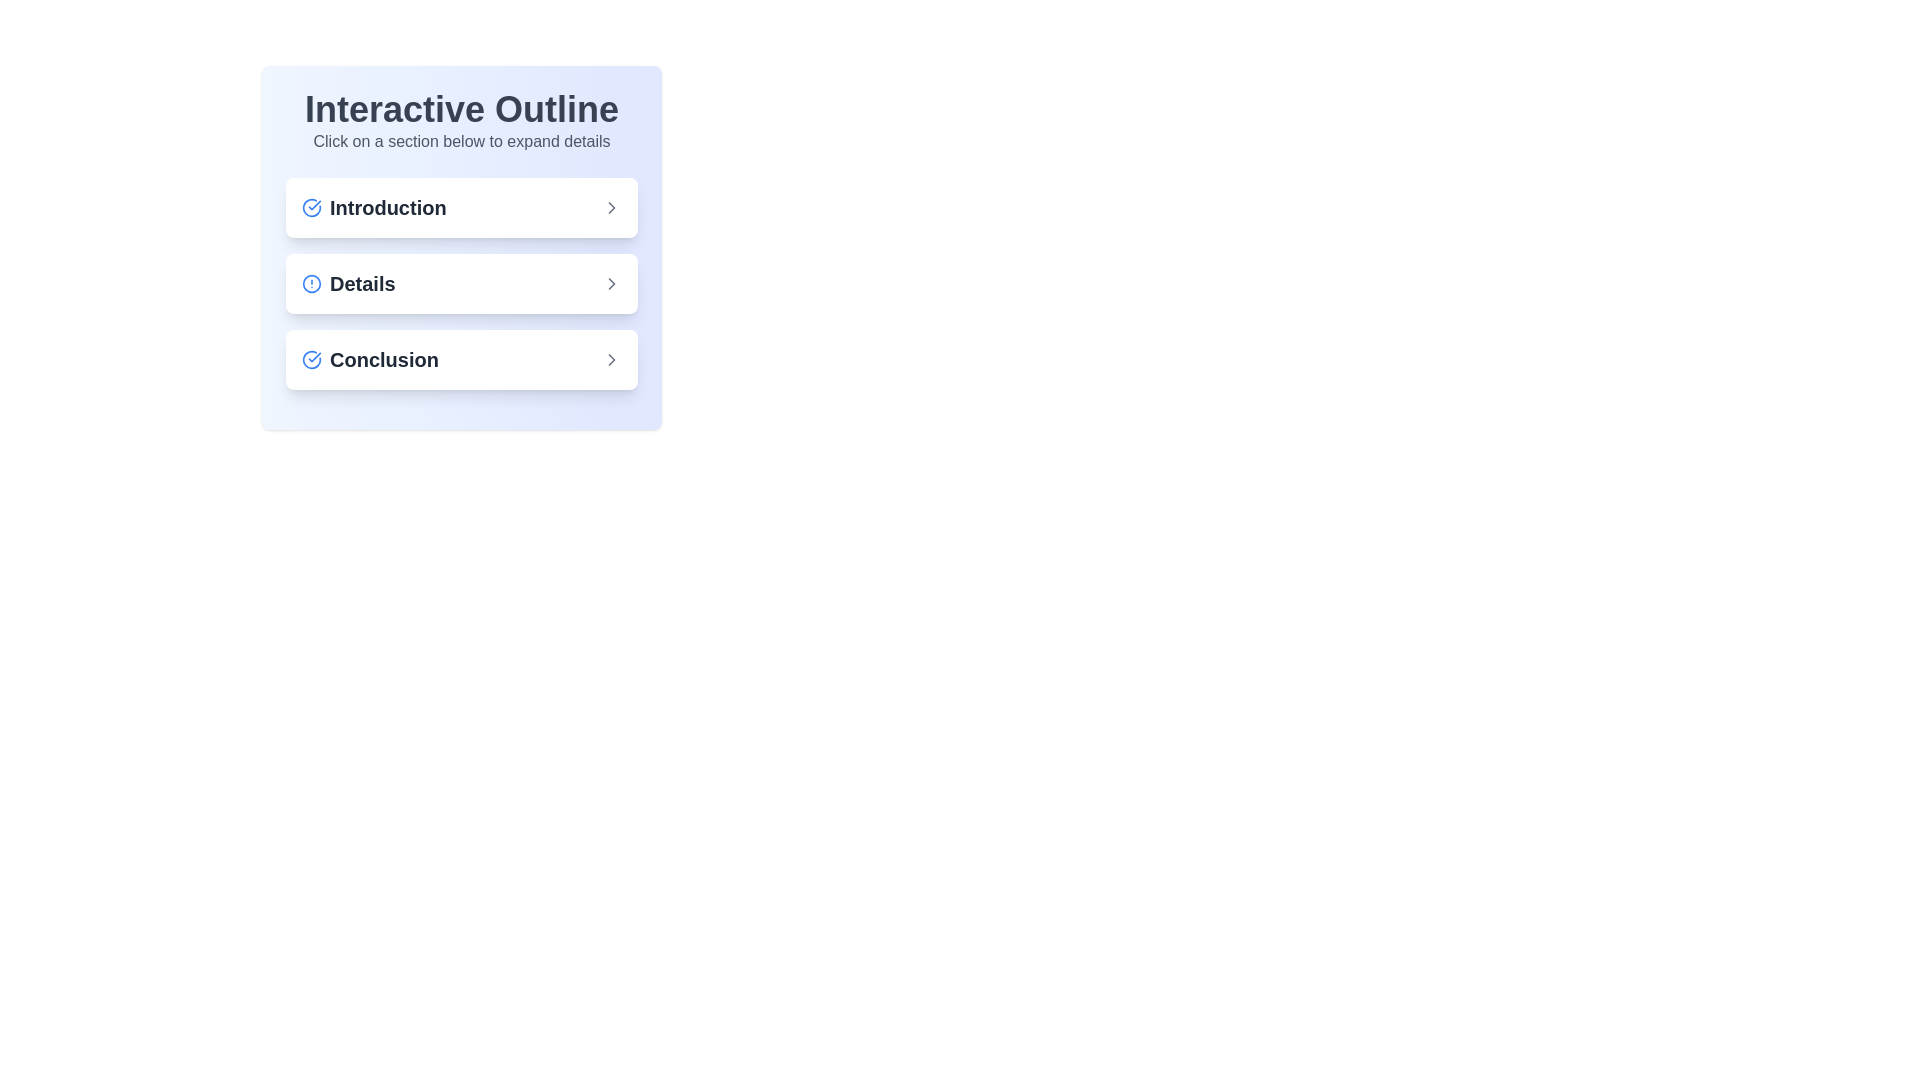 This screenshot has width=1920, height=1080. Describe the element at coordinates (610, 208) in the screenshot. I see `the right-pointing chevron arrow located to the right of the 'Introduction' list item` at that location.